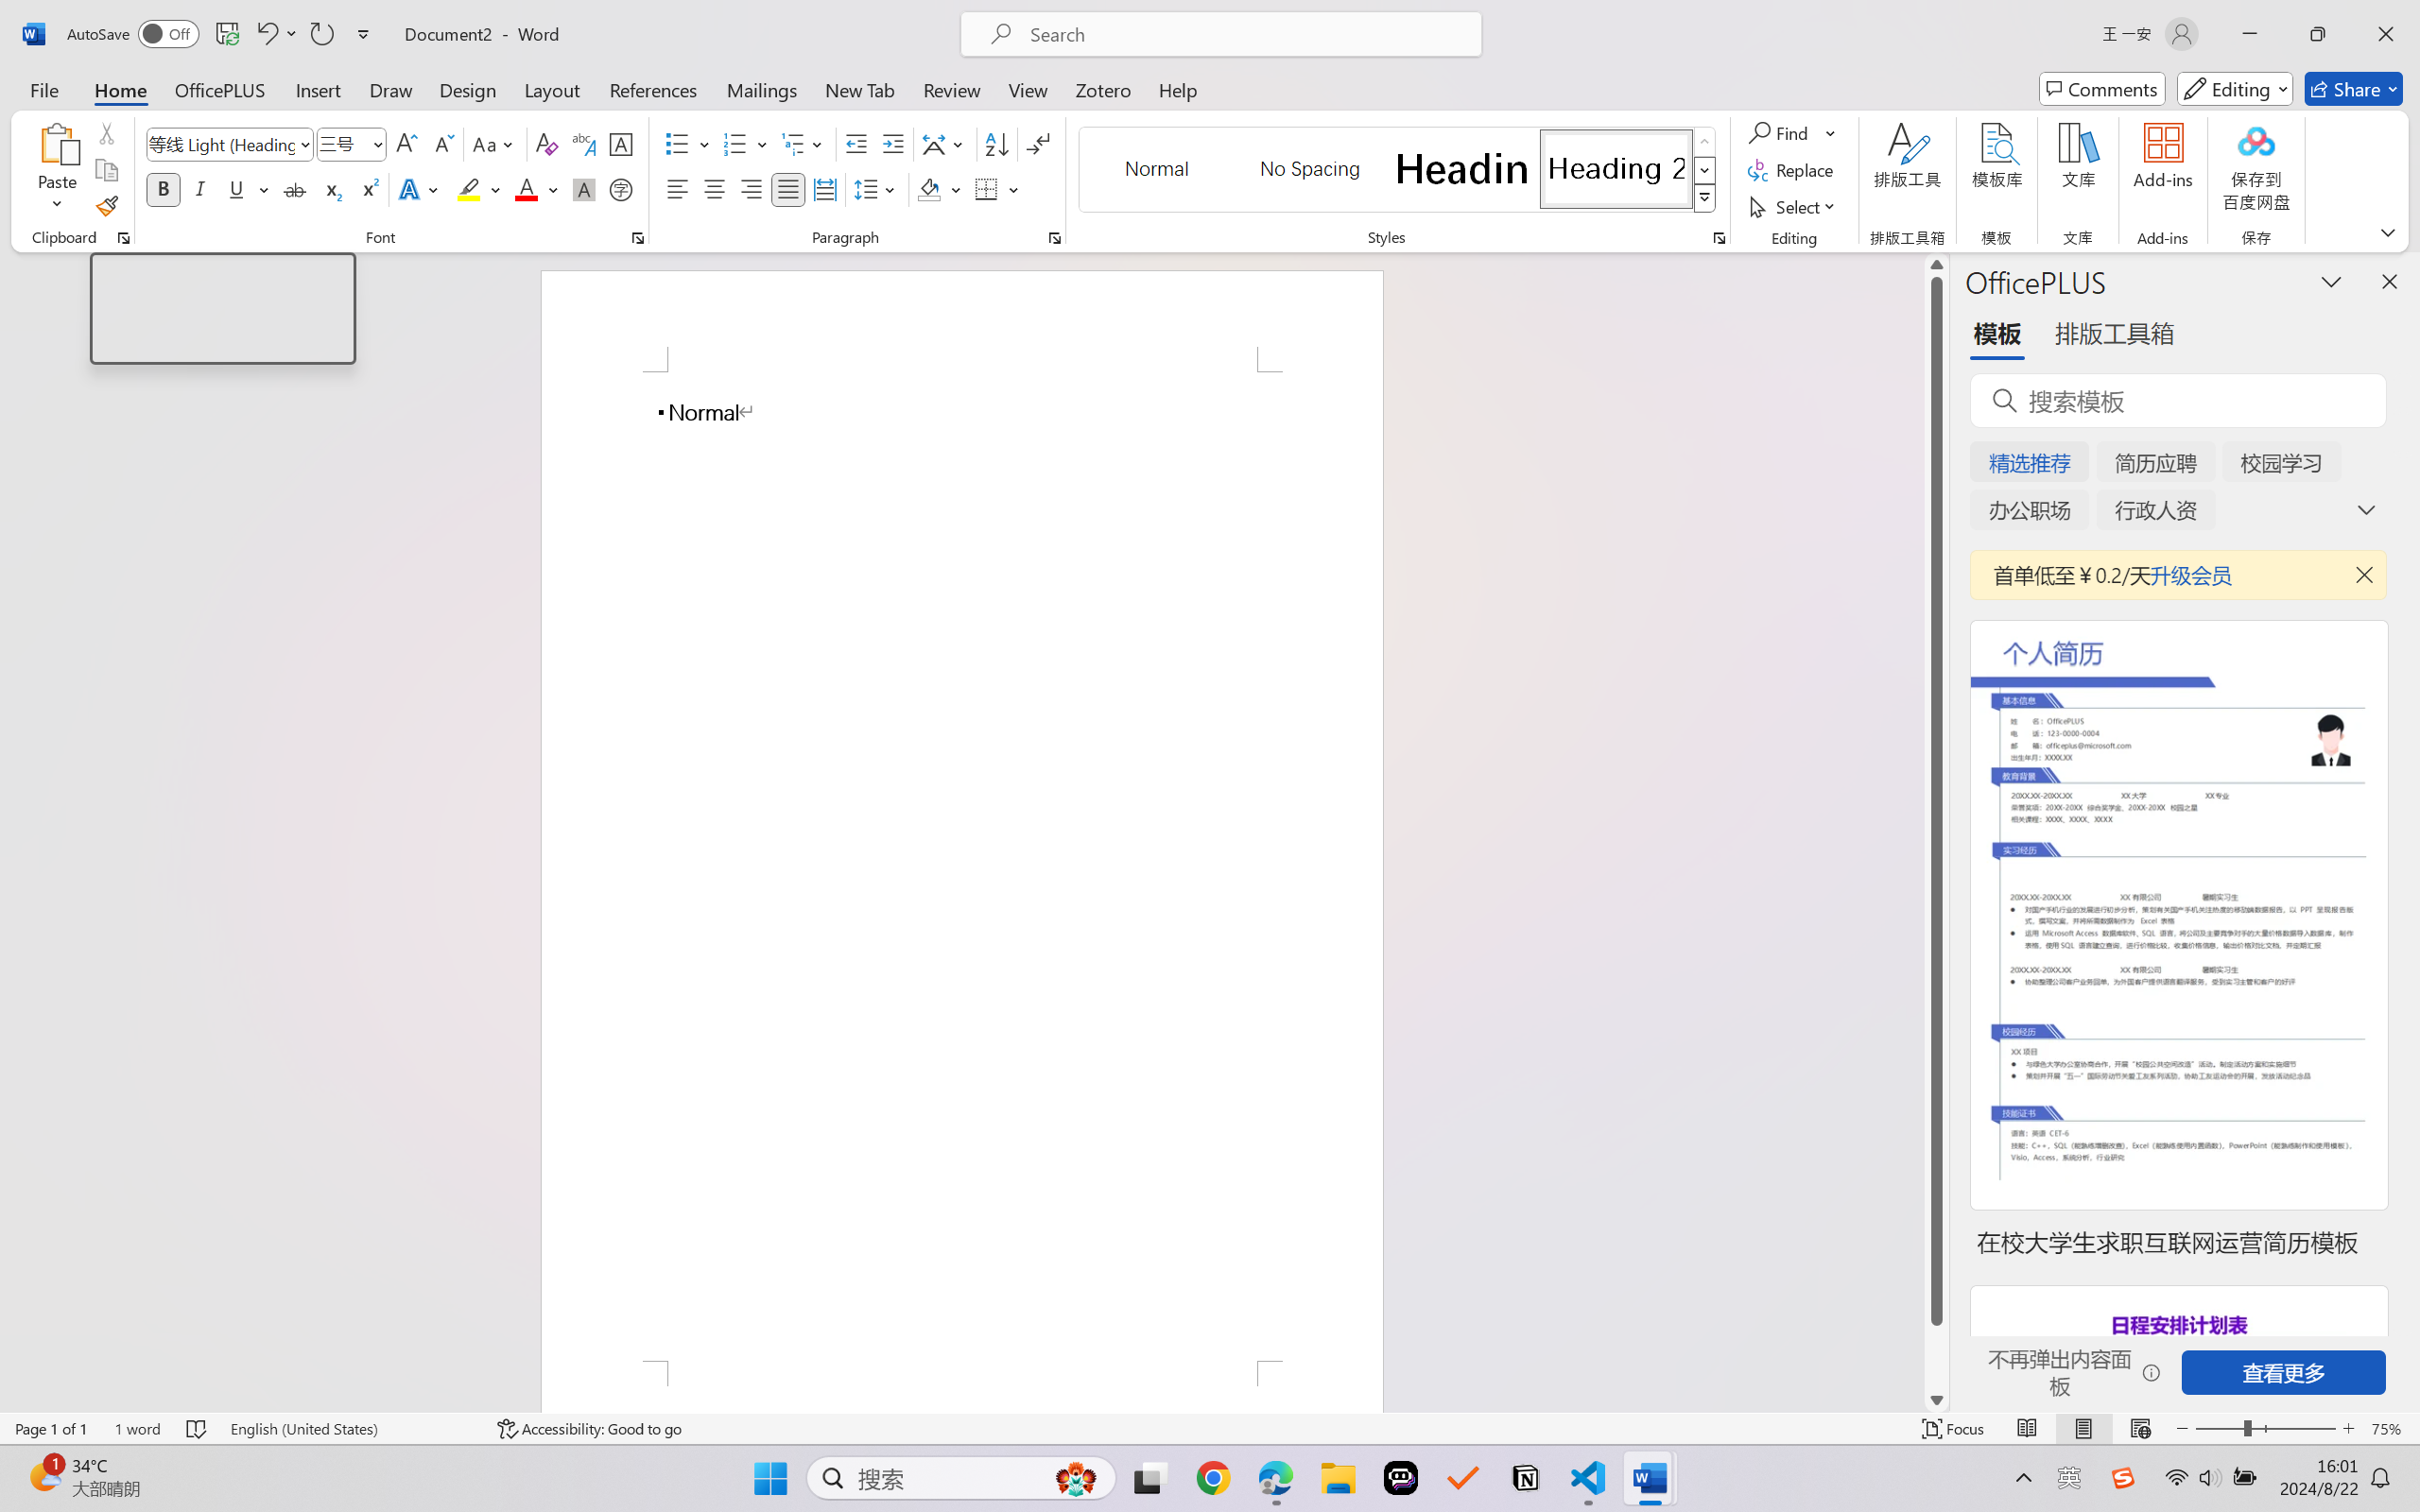  I want to click on 'View', so click(1028, 88).